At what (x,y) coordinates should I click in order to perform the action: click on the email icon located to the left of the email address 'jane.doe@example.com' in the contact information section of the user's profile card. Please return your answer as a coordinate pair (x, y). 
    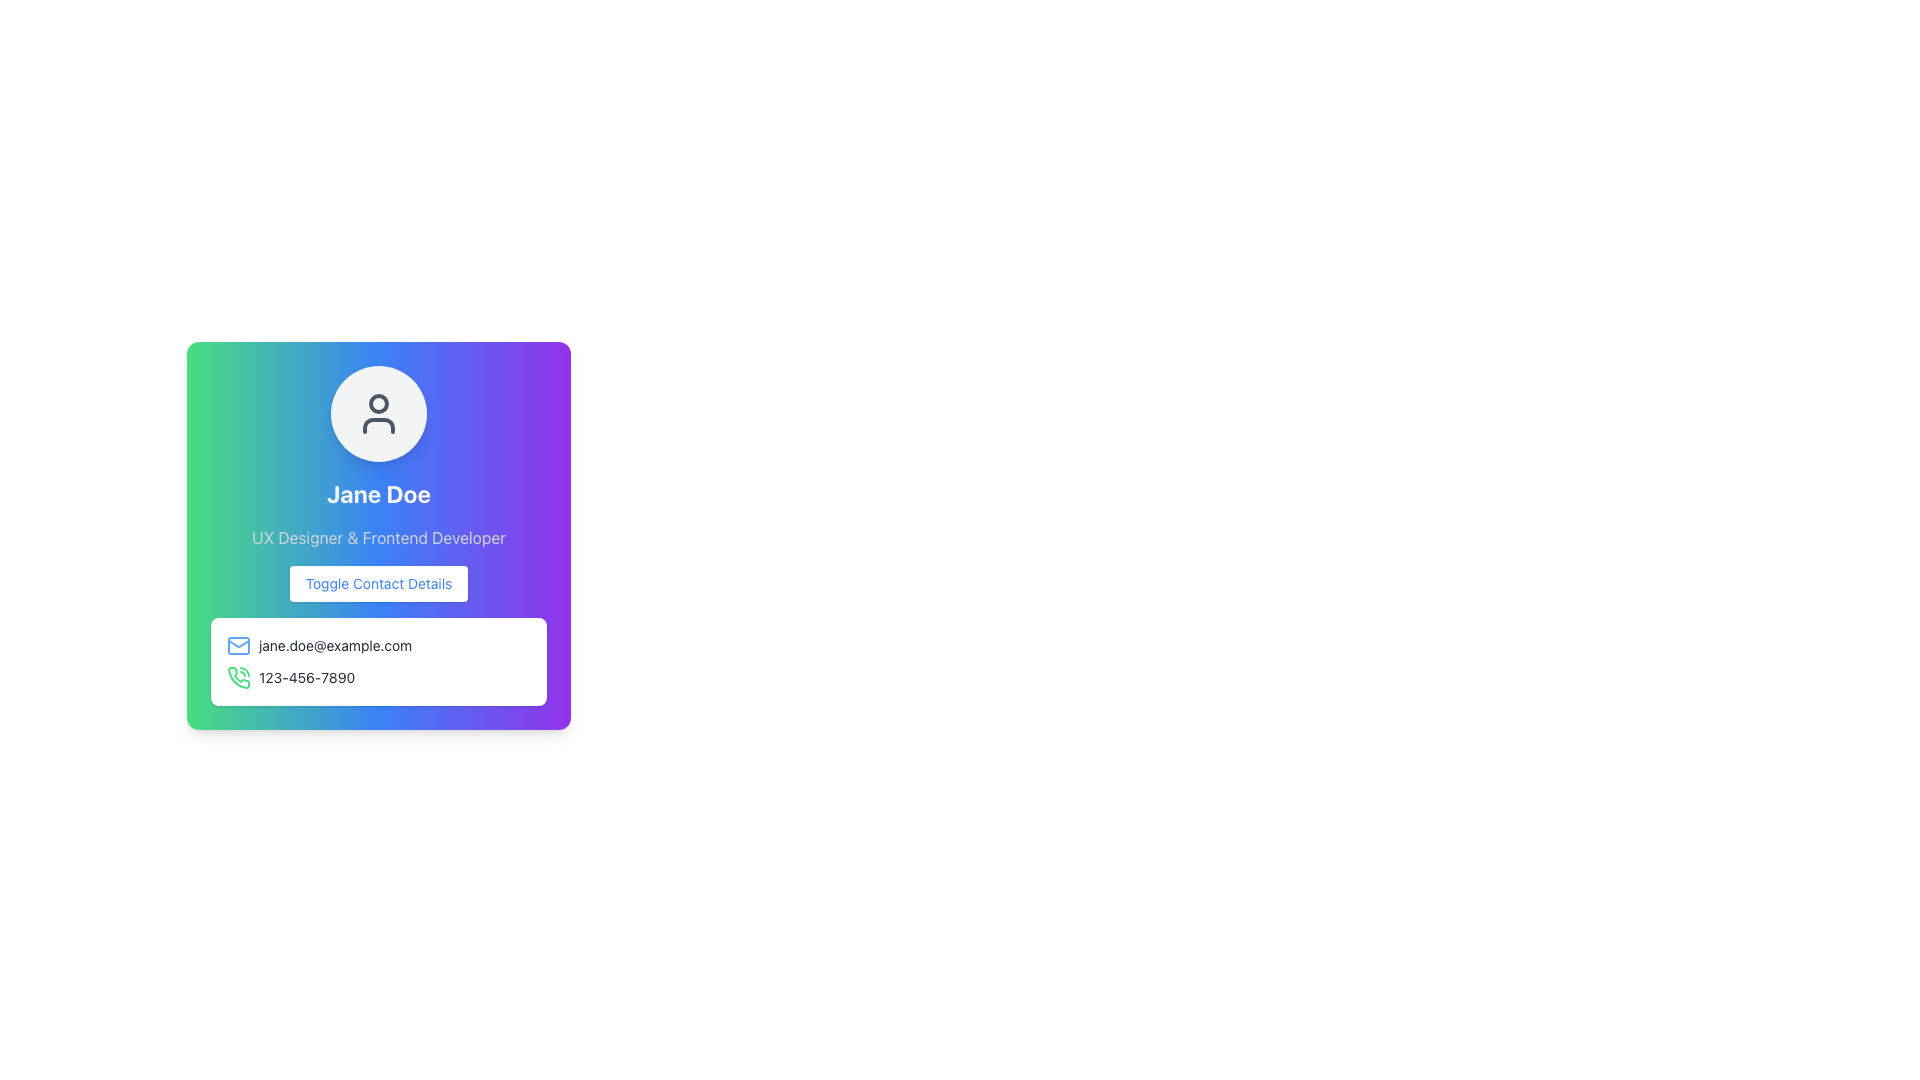
    Looking at the image, I should click on (239, 645).